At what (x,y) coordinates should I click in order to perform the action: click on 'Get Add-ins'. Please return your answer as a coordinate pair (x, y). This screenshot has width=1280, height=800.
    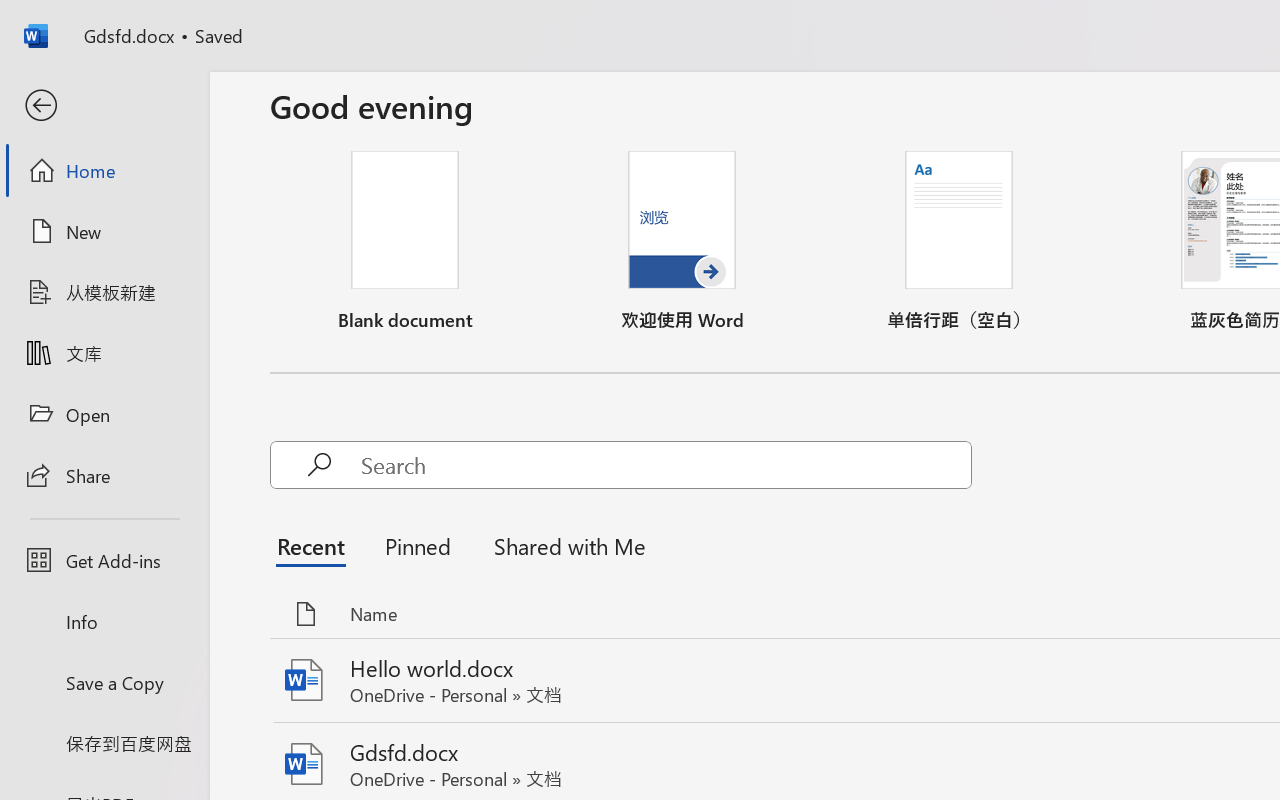
    Looking at the image, I should click on (103, 560).